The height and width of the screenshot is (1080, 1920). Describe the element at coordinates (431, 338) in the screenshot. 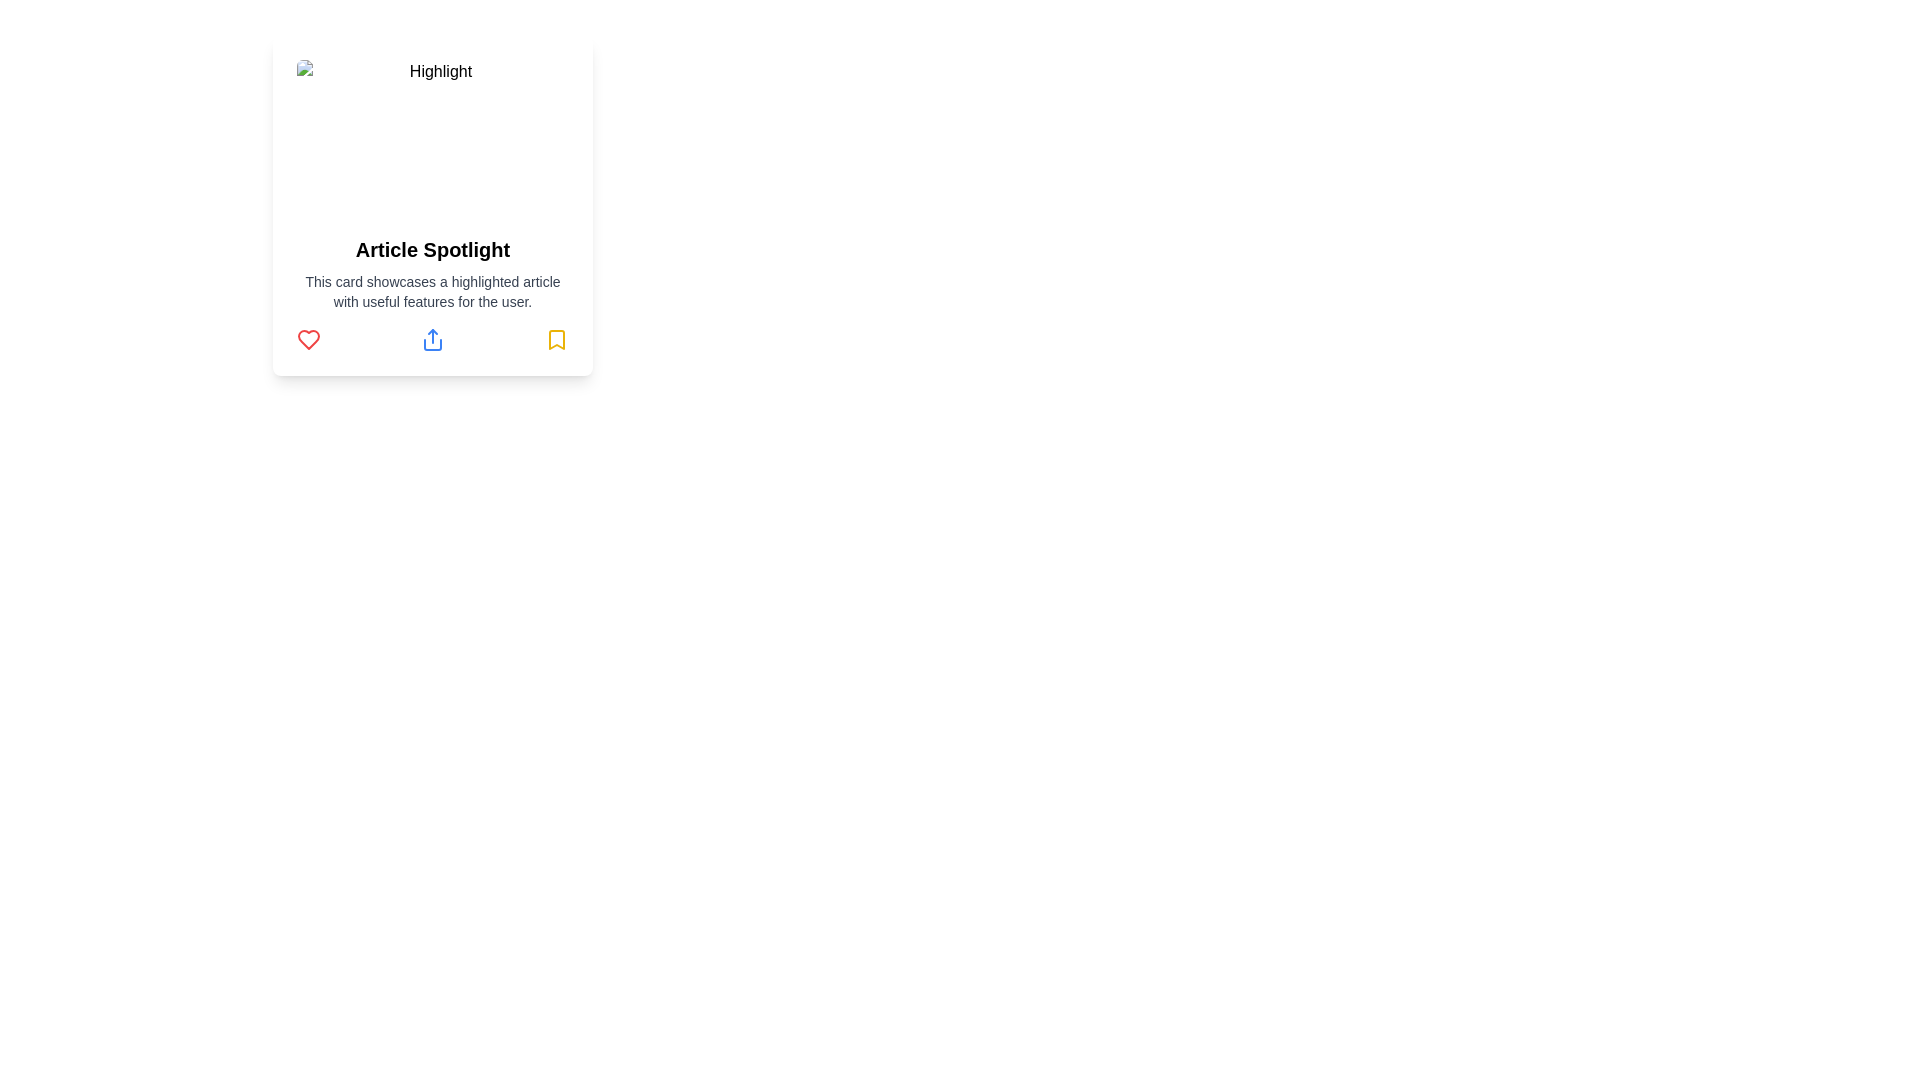

I see `the interactive blue upward arrow icon located centrally at the bottom section of the card layout` at that location.